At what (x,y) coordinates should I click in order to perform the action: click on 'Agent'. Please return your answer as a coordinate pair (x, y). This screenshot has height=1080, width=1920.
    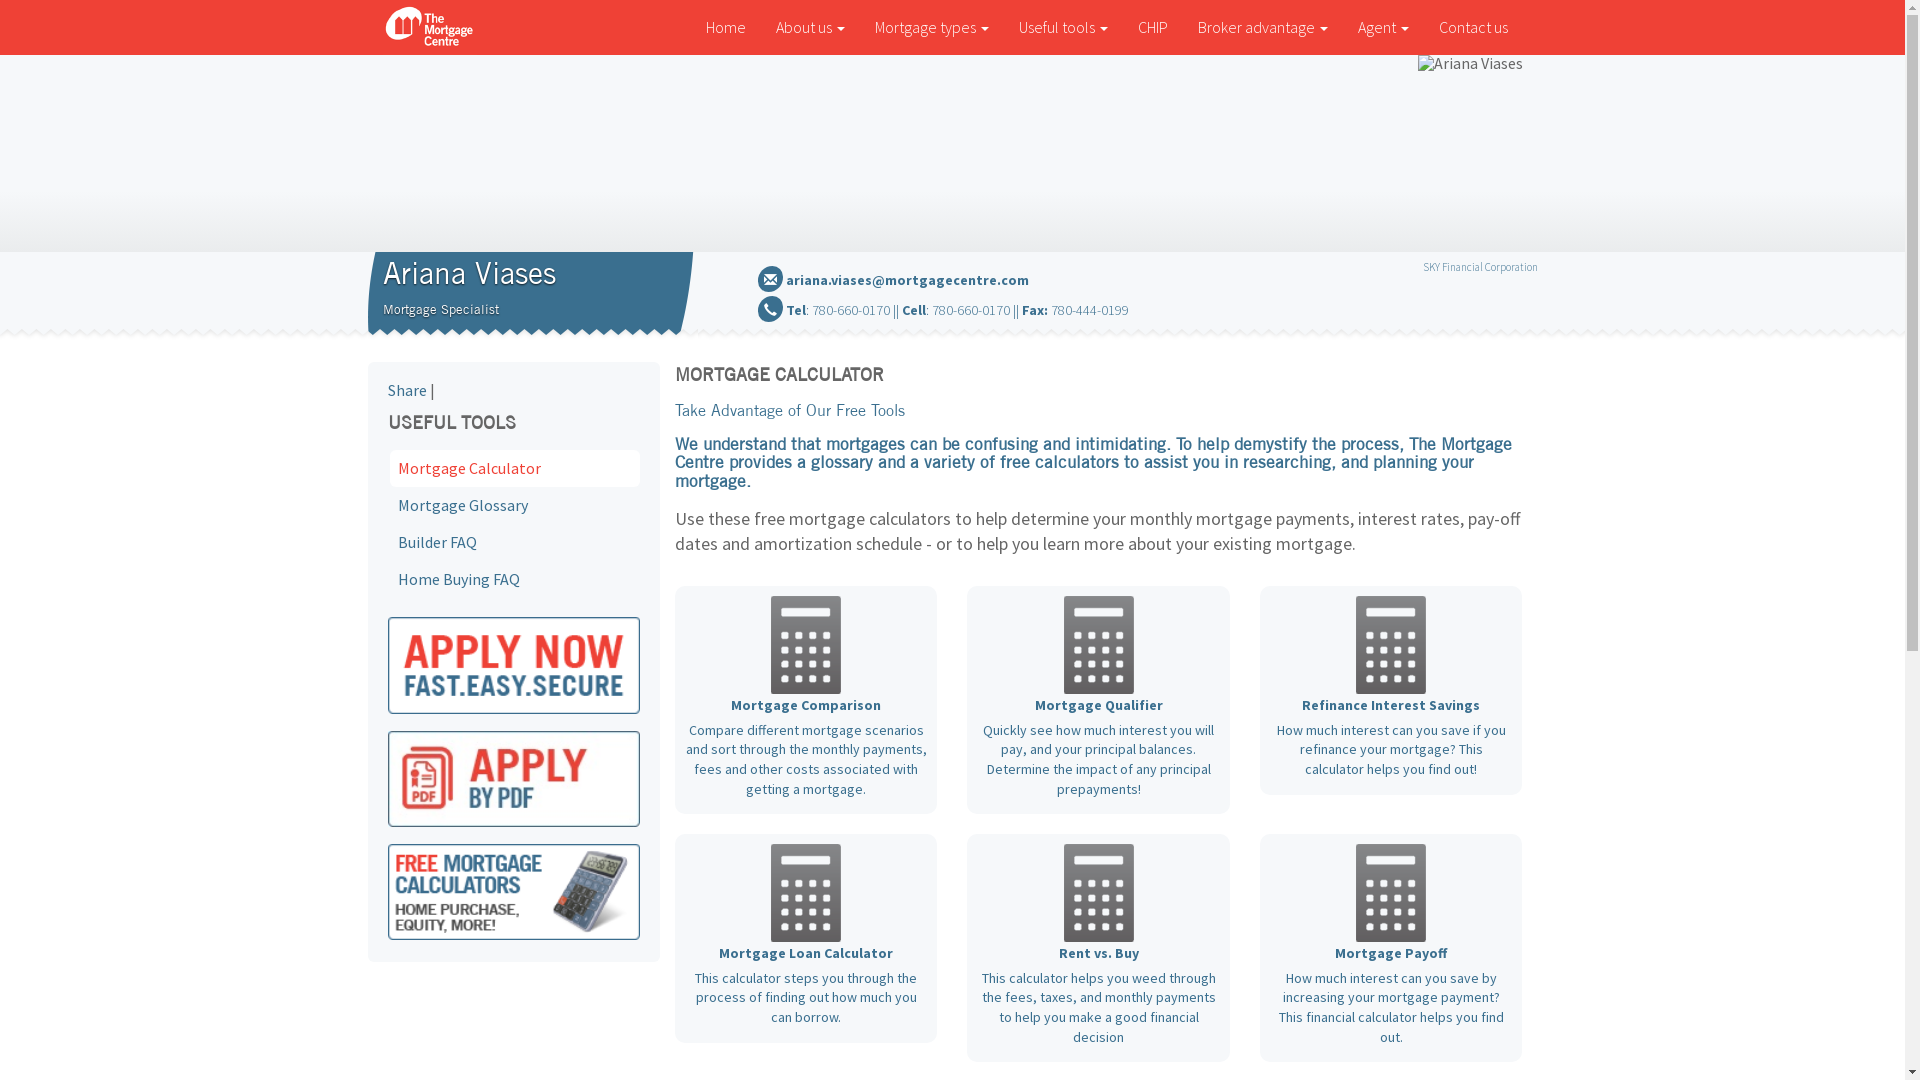
    Looking at the image, I should click on (1381, 27).